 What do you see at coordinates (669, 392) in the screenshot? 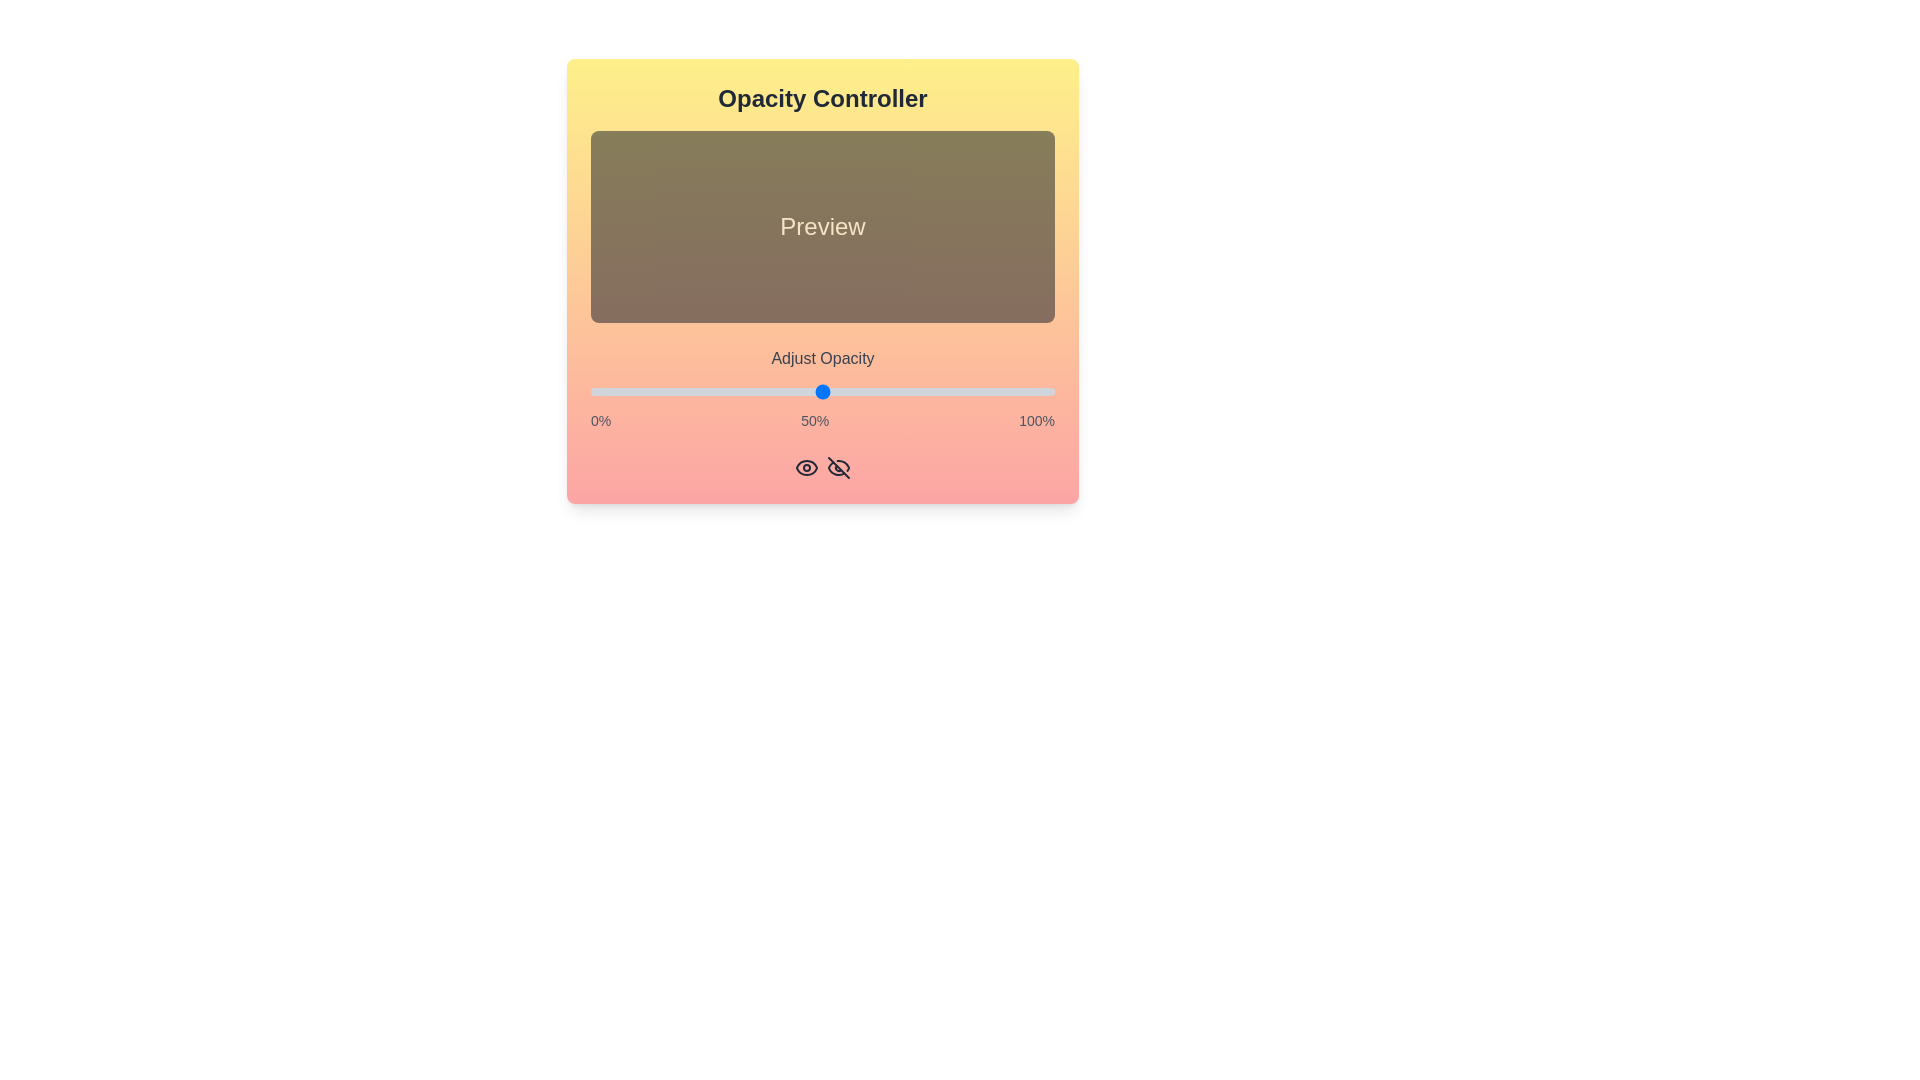
I see `the opacity slider to 17%` at bounding box center [669, 392].